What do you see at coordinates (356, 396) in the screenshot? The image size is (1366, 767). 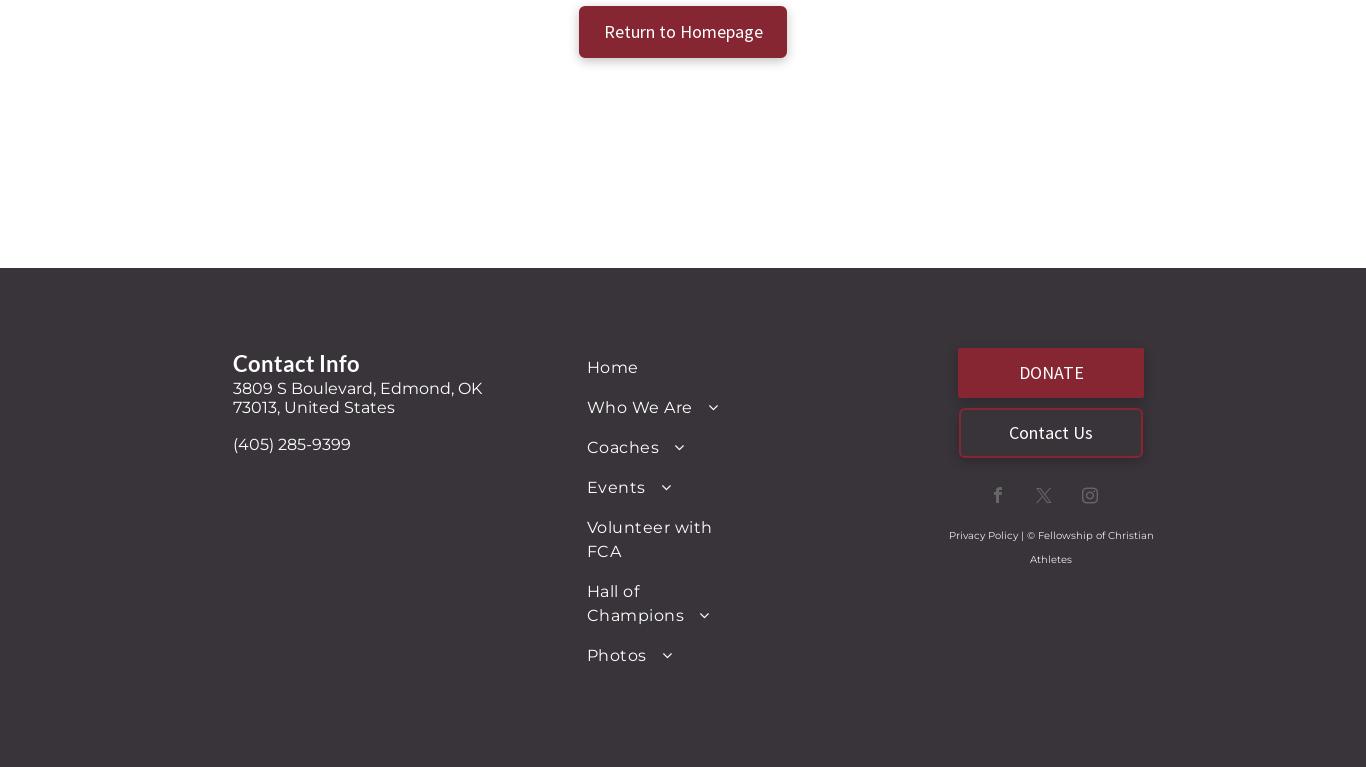 I see `'3809 S Boulevard, Edmond, OK 73013, United States'` at bounding box center [356, 396].